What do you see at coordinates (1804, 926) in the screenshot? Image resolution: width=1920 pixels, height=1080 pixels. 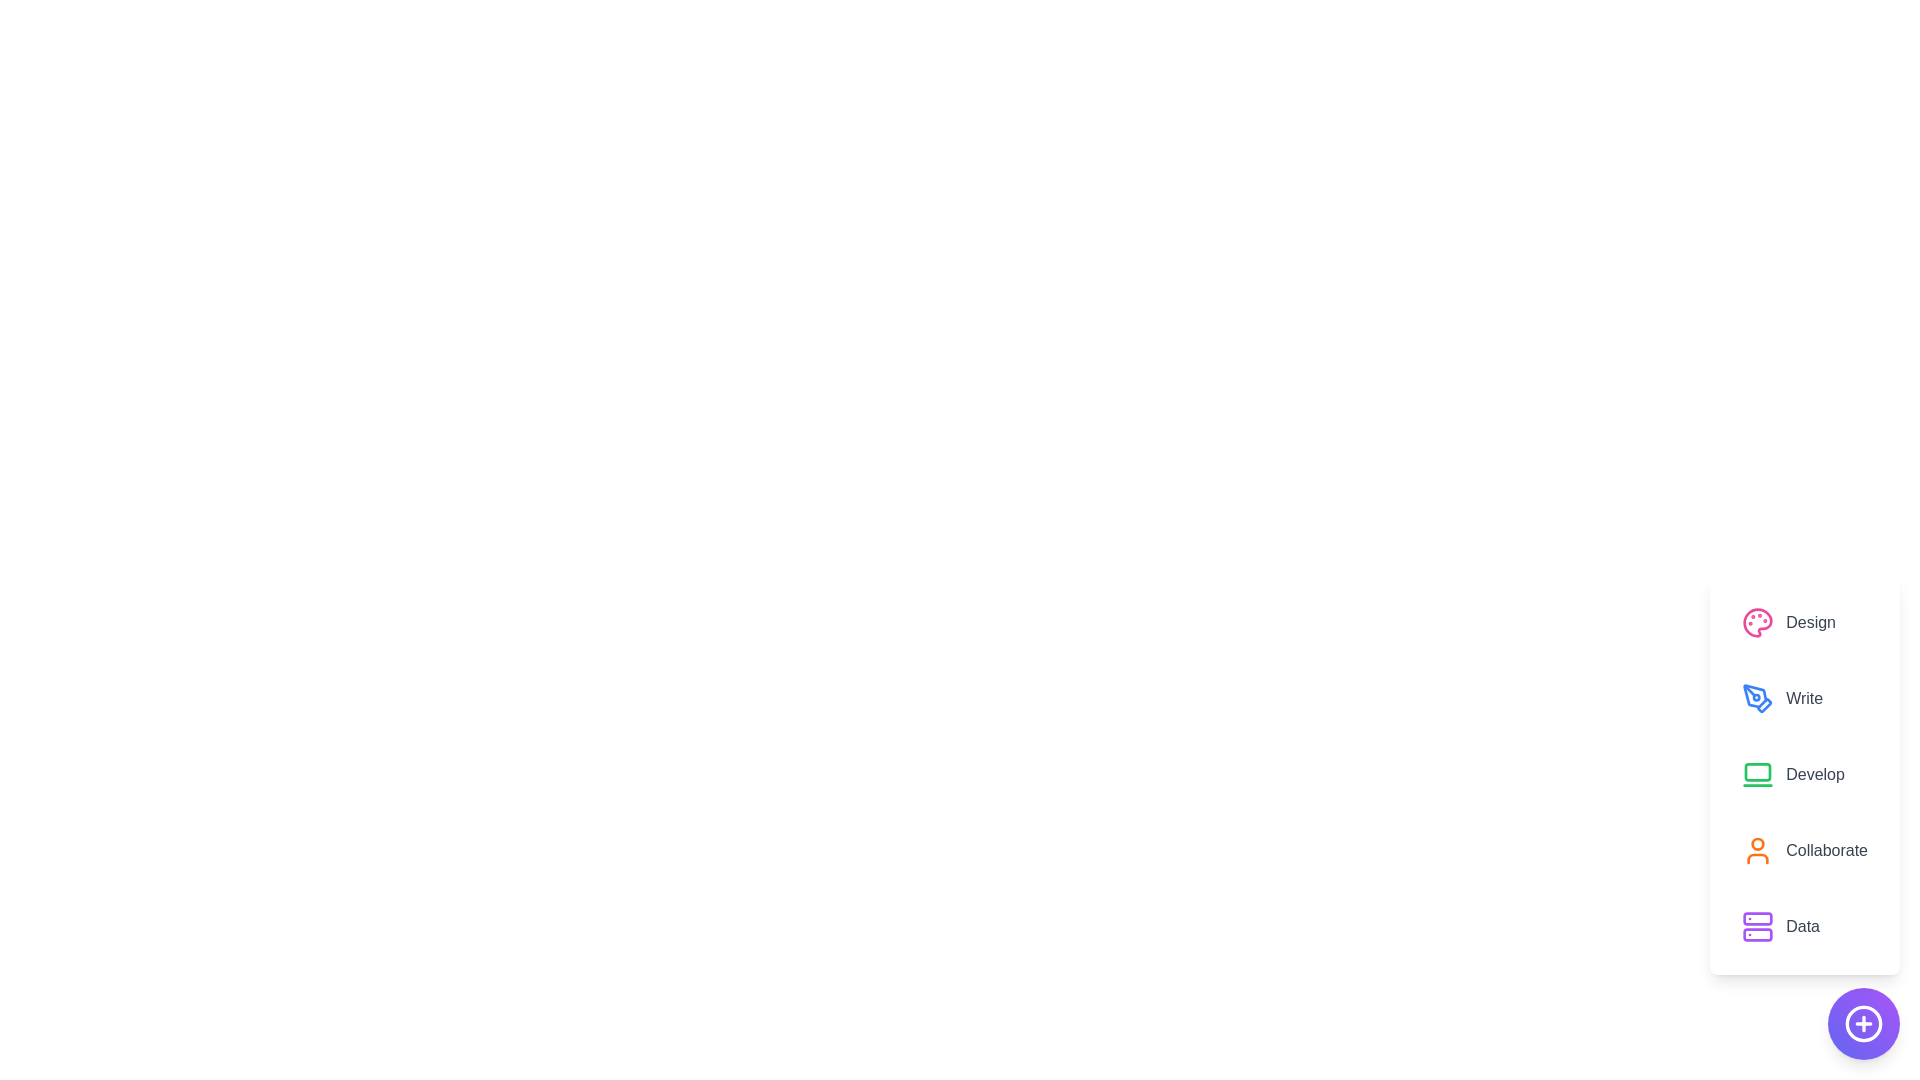 I see `the option labeled Data to preview its effect` at bounding box center [1804, 926].